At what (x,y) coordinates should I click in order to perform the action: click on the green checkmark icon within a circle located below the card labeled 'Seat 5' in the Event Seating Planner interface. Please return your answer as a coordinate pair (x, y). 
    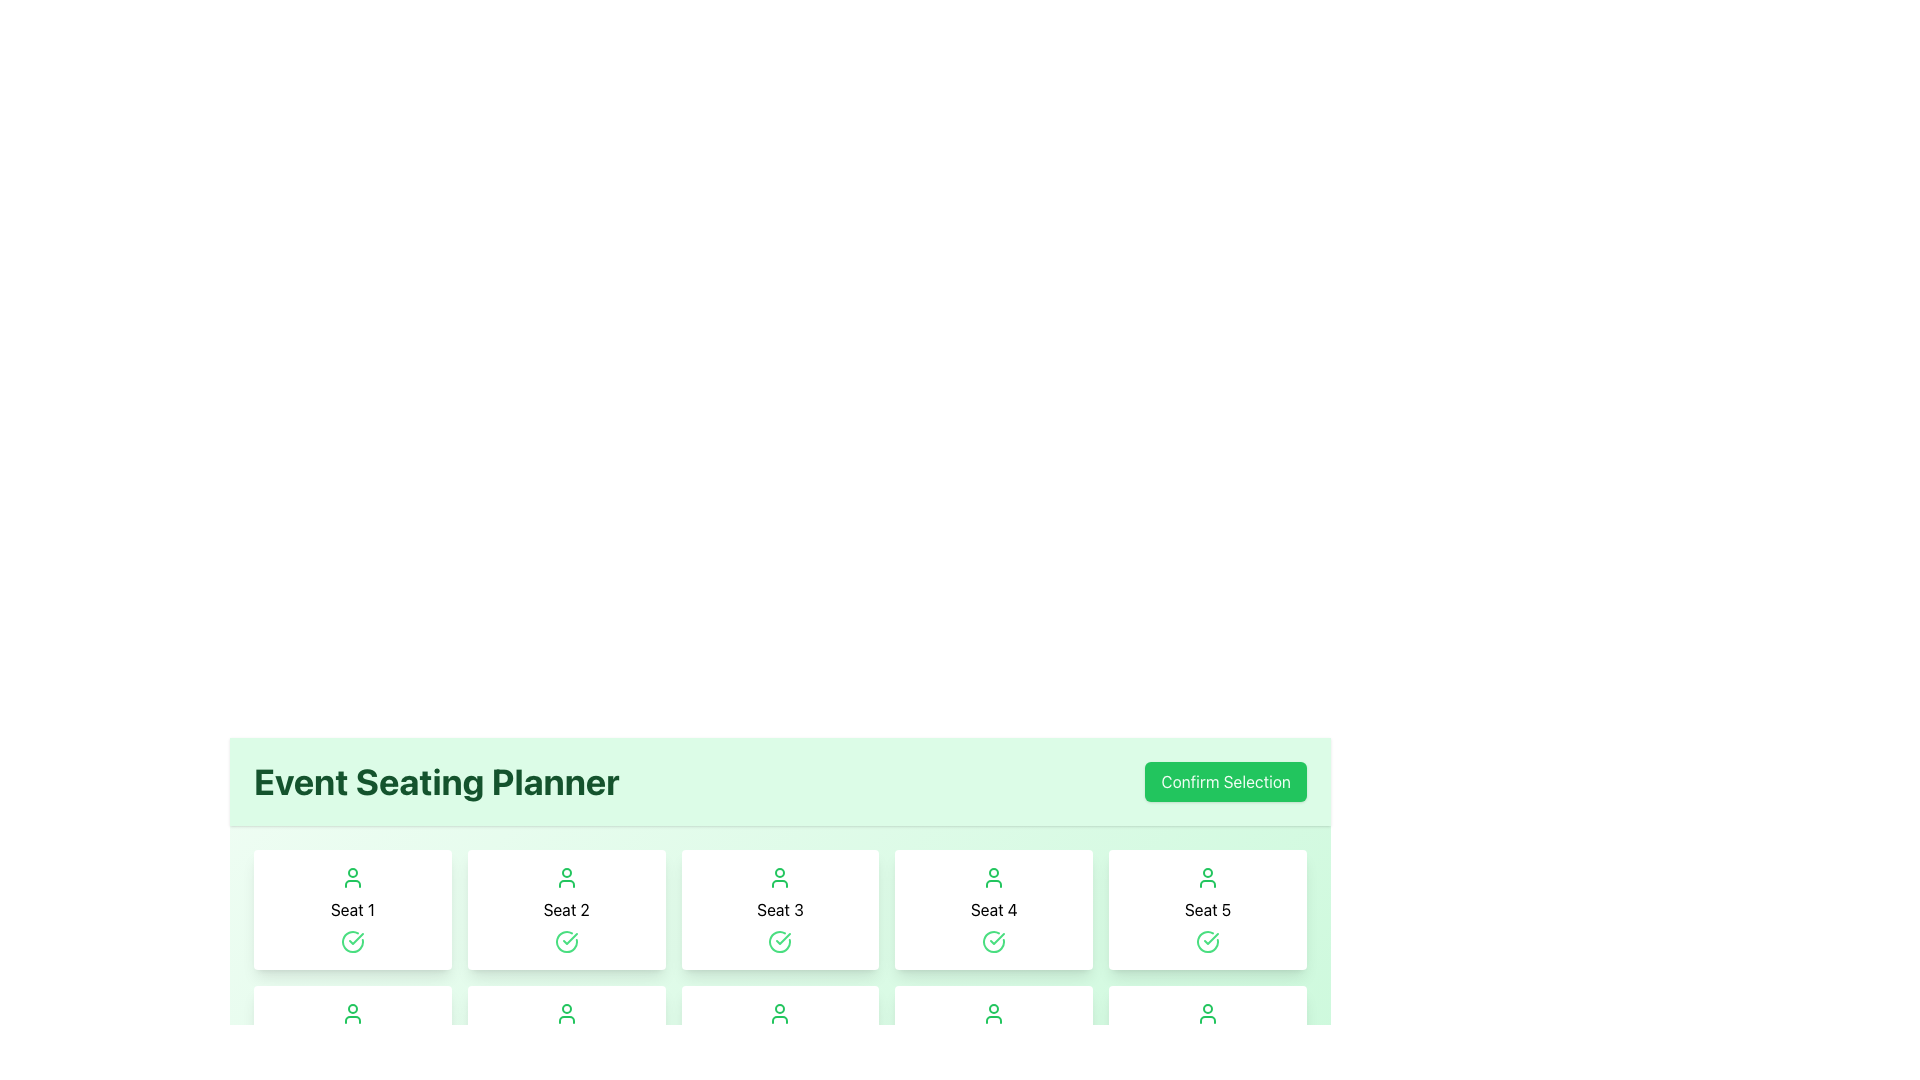
    Looking at the image, I should click on (1210, 938).